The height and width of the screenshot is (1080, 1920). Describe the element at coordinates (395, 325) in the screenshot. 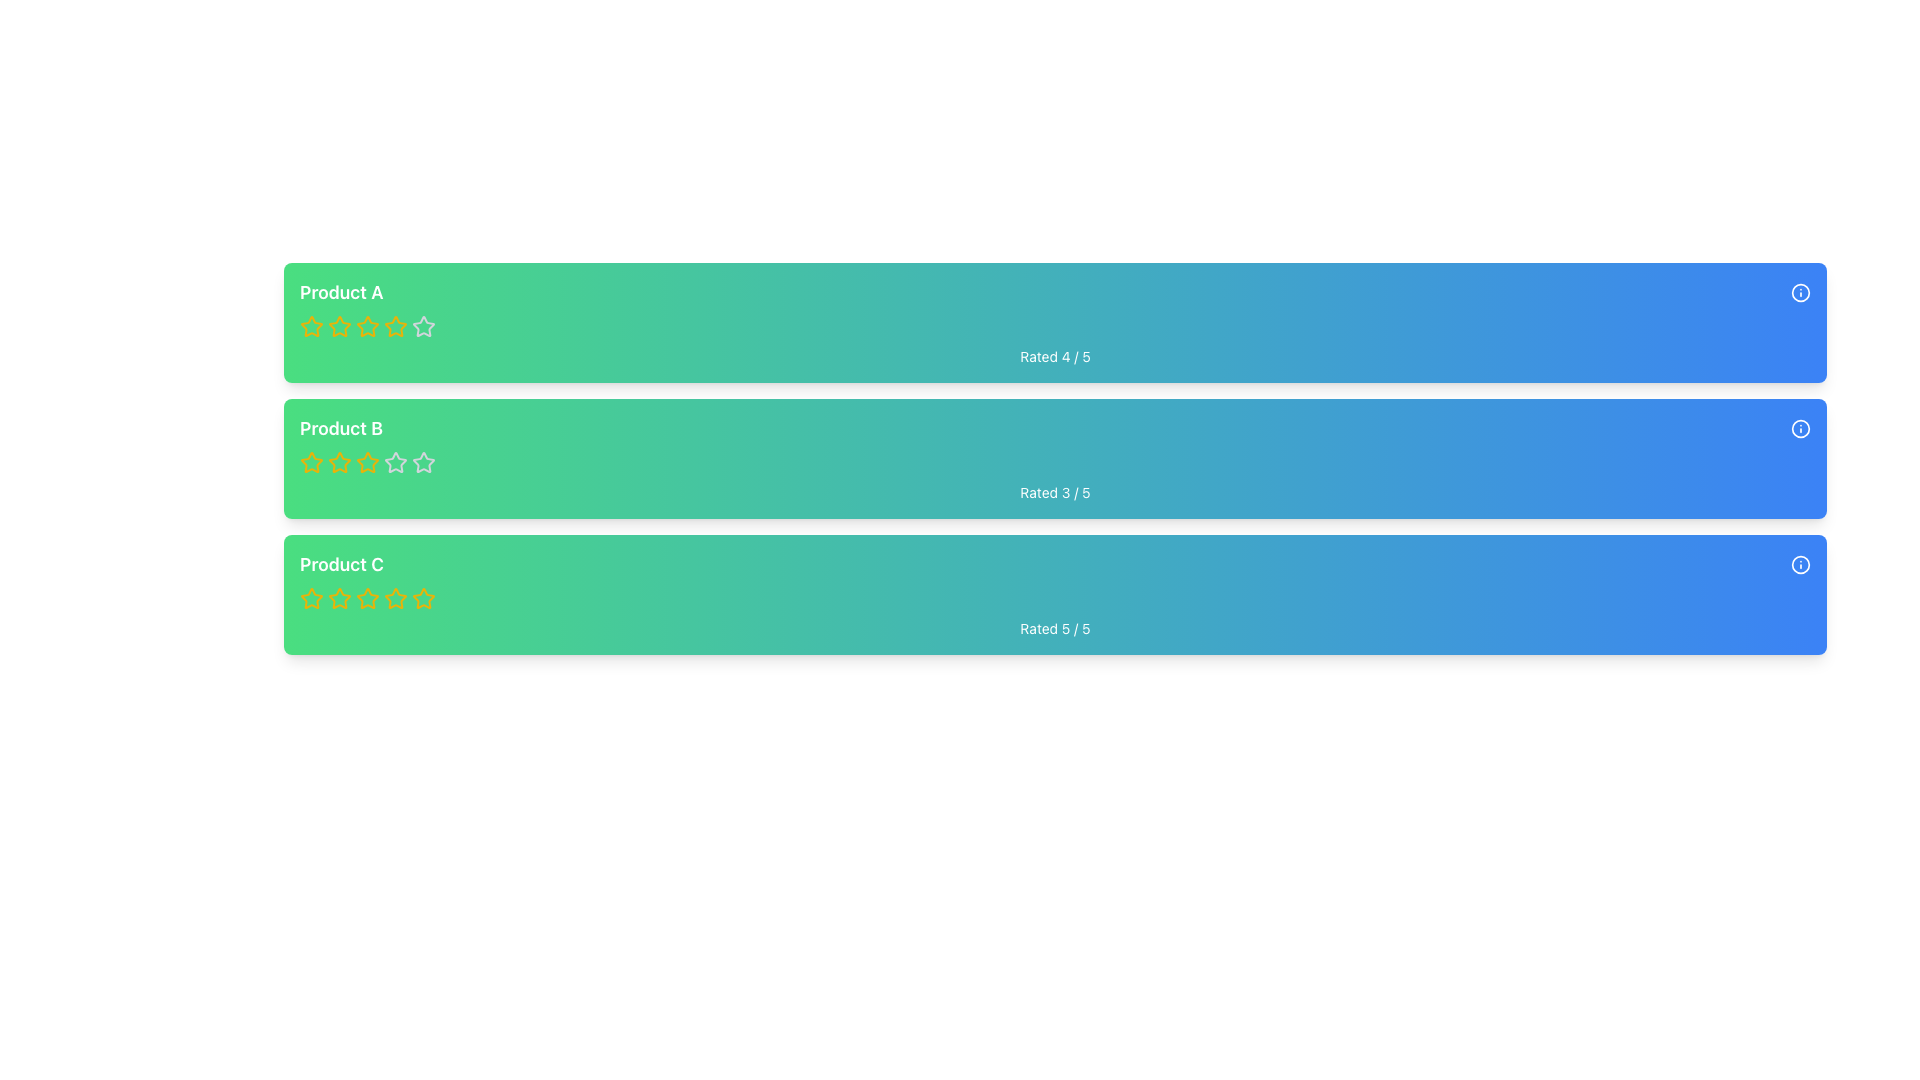

I see `the fourth star in the five-star rating system for 'Product A'` at that location.